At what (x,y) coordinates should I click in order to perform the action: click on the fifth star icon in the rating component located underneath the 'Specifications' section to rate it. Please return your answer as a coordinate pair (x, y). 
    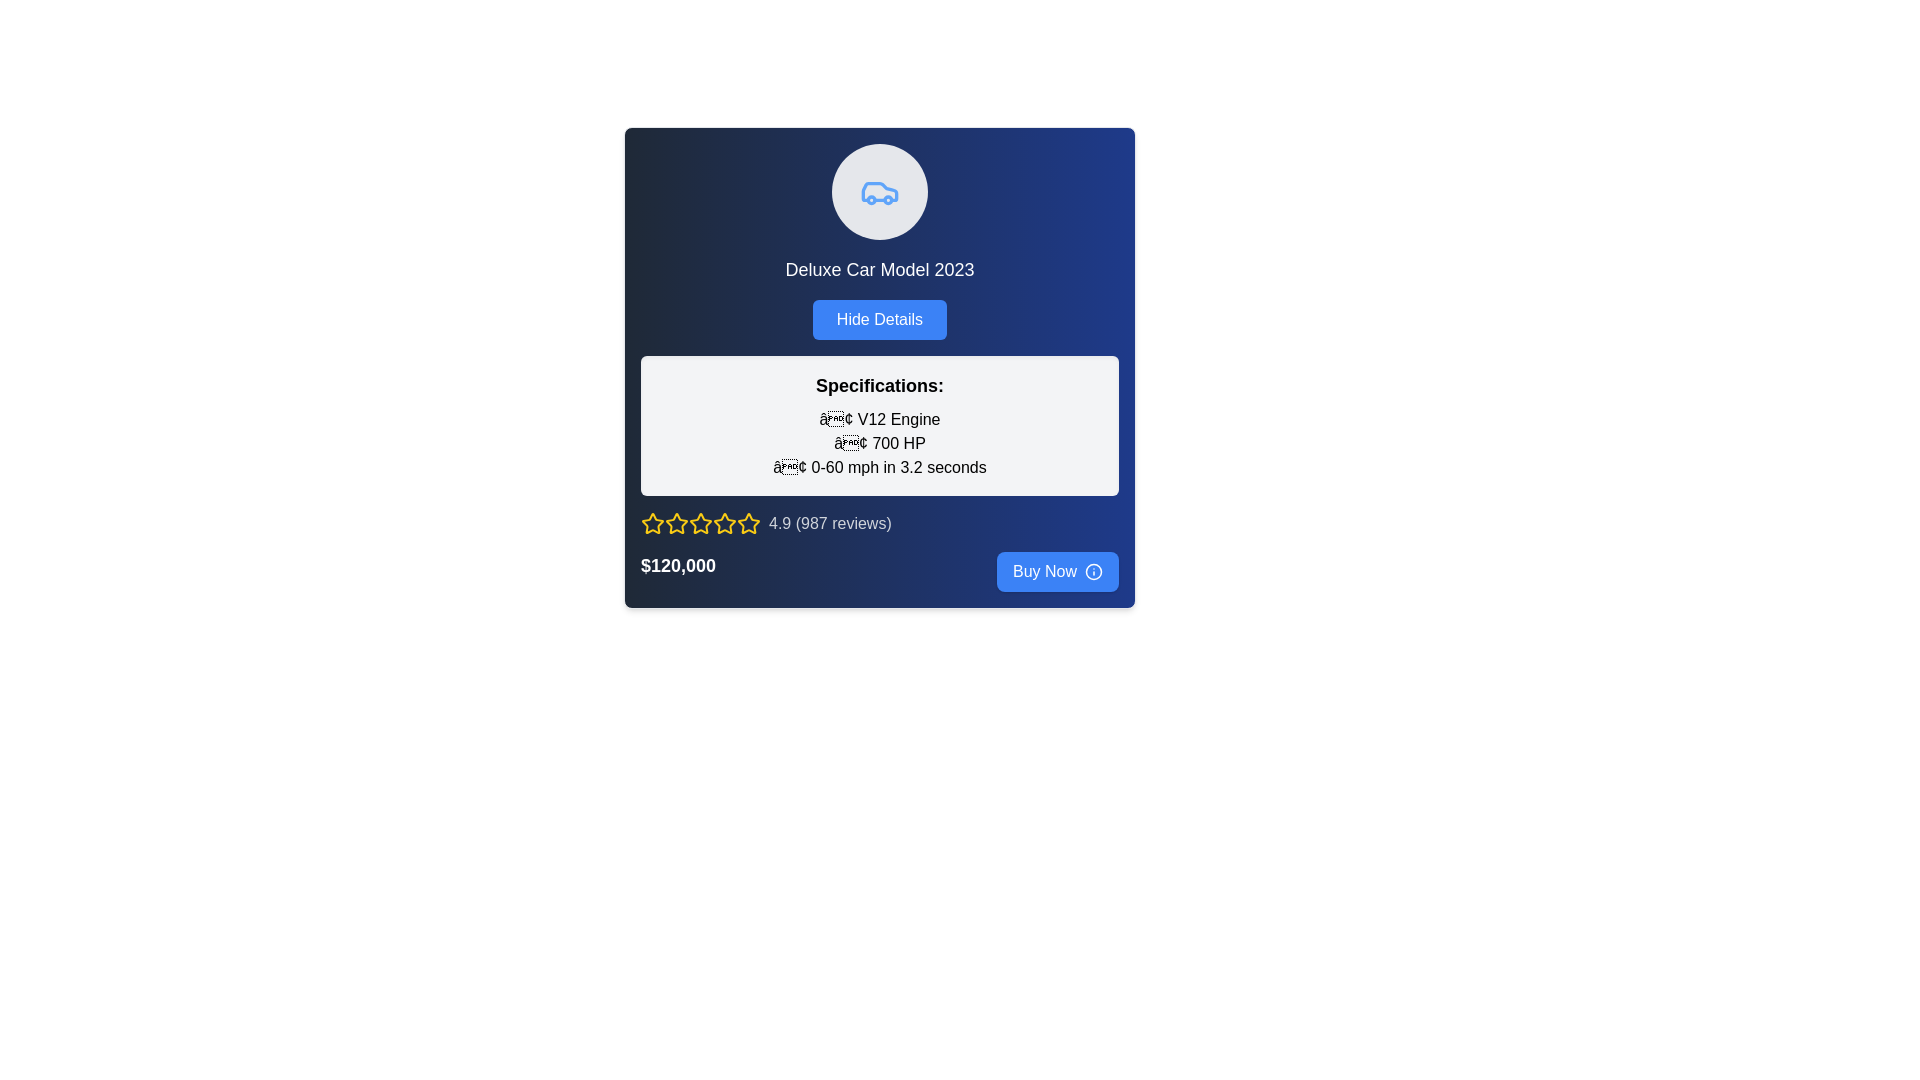
    Looking at the image, I should click on (747, 523).